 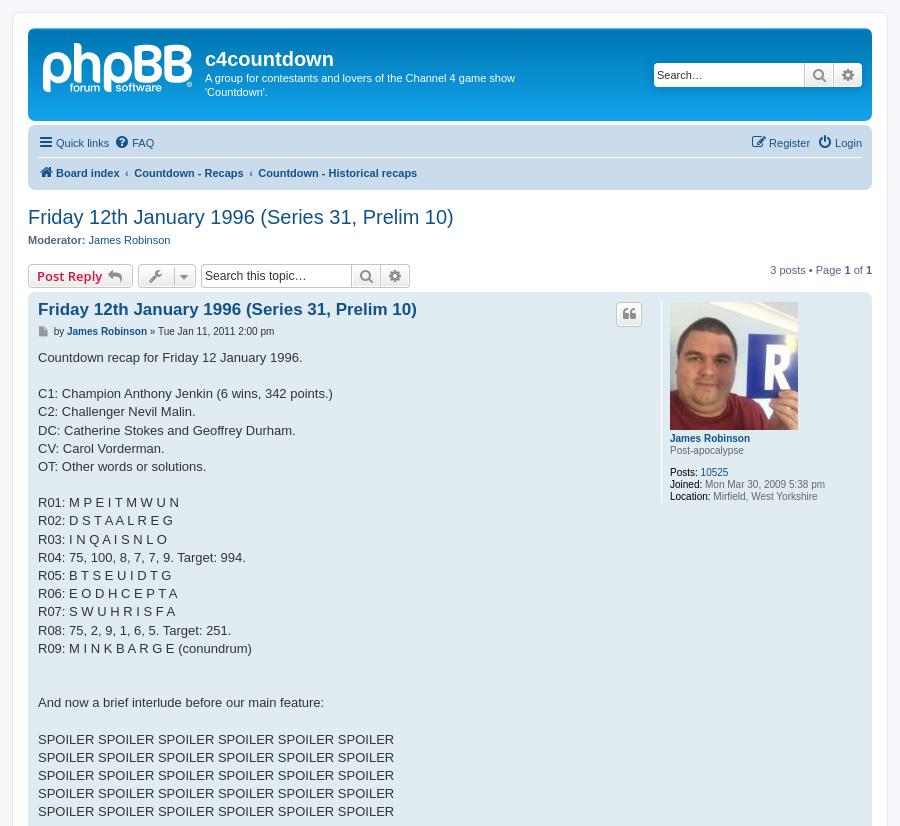 What do you see at coordinates (712, 472) in the screenshot?
I see `'10525'` at bounding box center [712, 472].